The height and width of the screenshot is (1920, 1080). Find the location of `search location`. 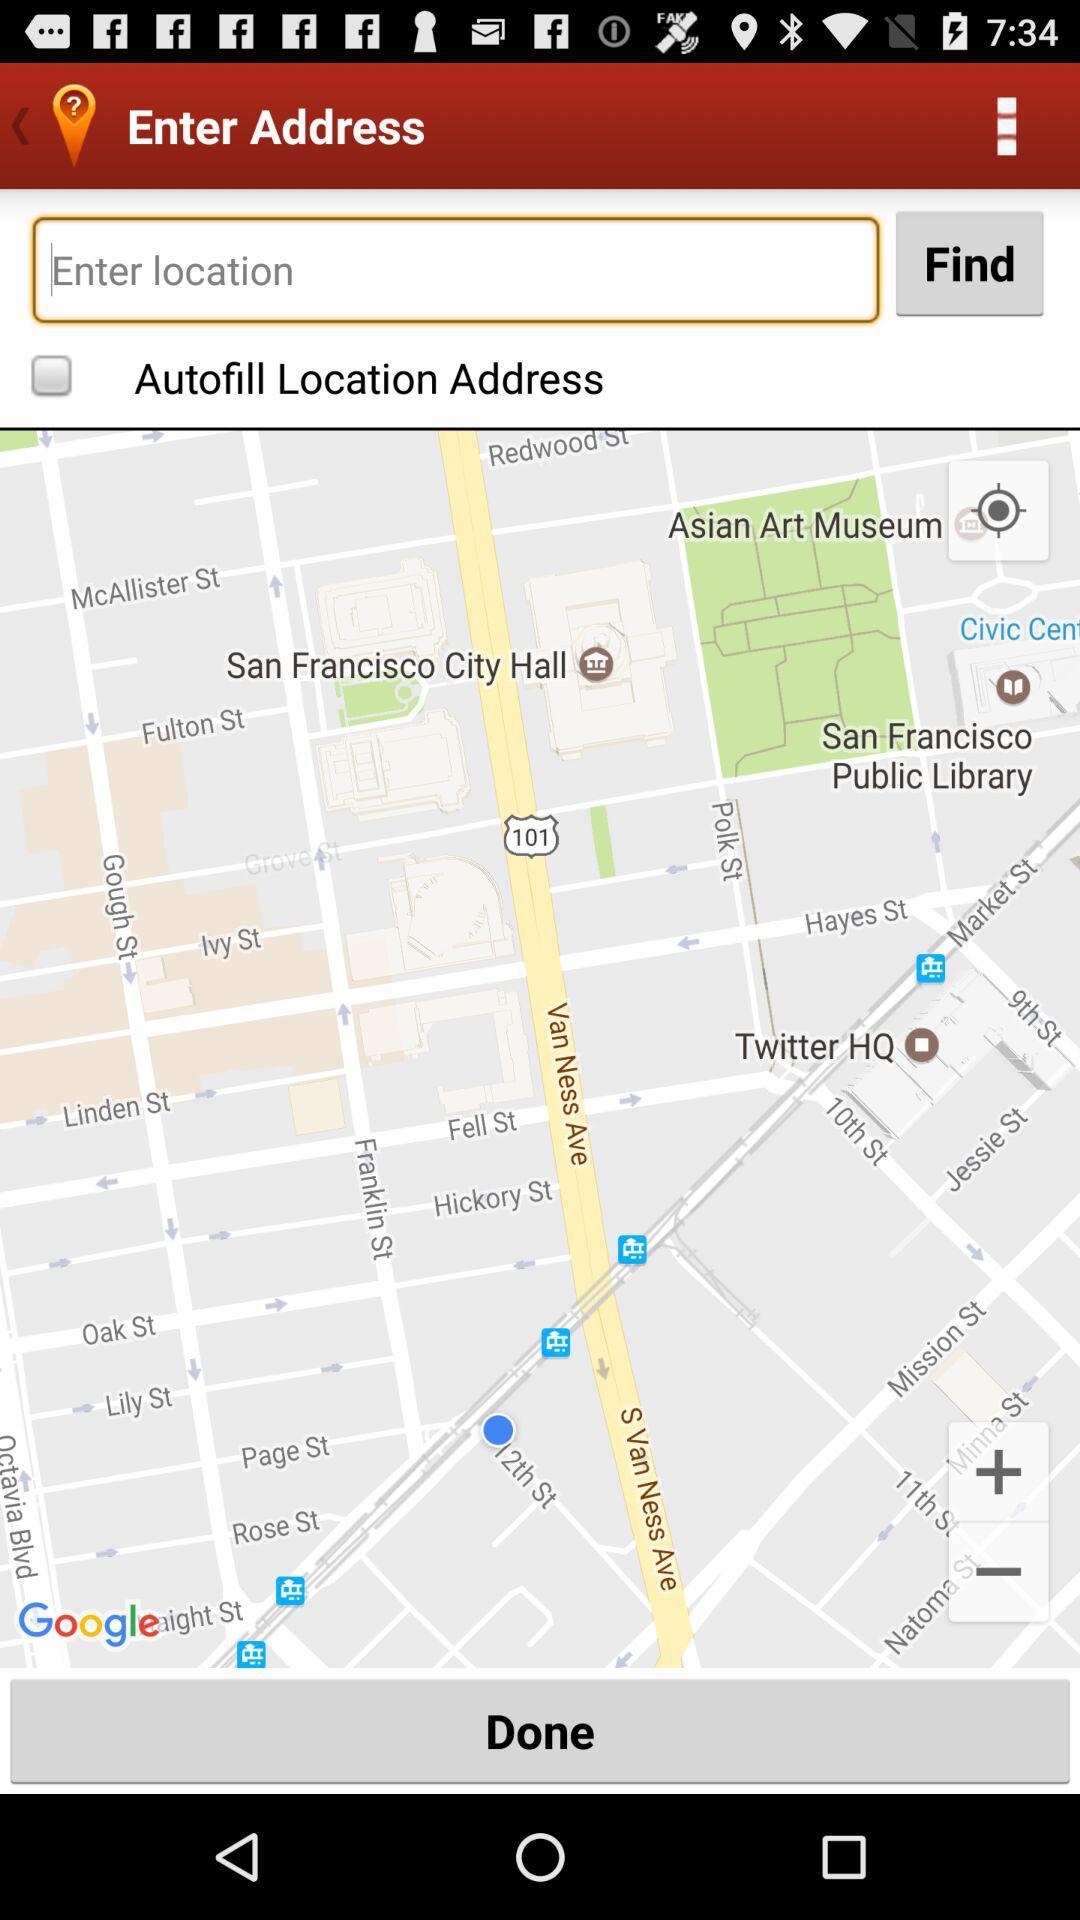

search location is located at coordinates (455, 268).